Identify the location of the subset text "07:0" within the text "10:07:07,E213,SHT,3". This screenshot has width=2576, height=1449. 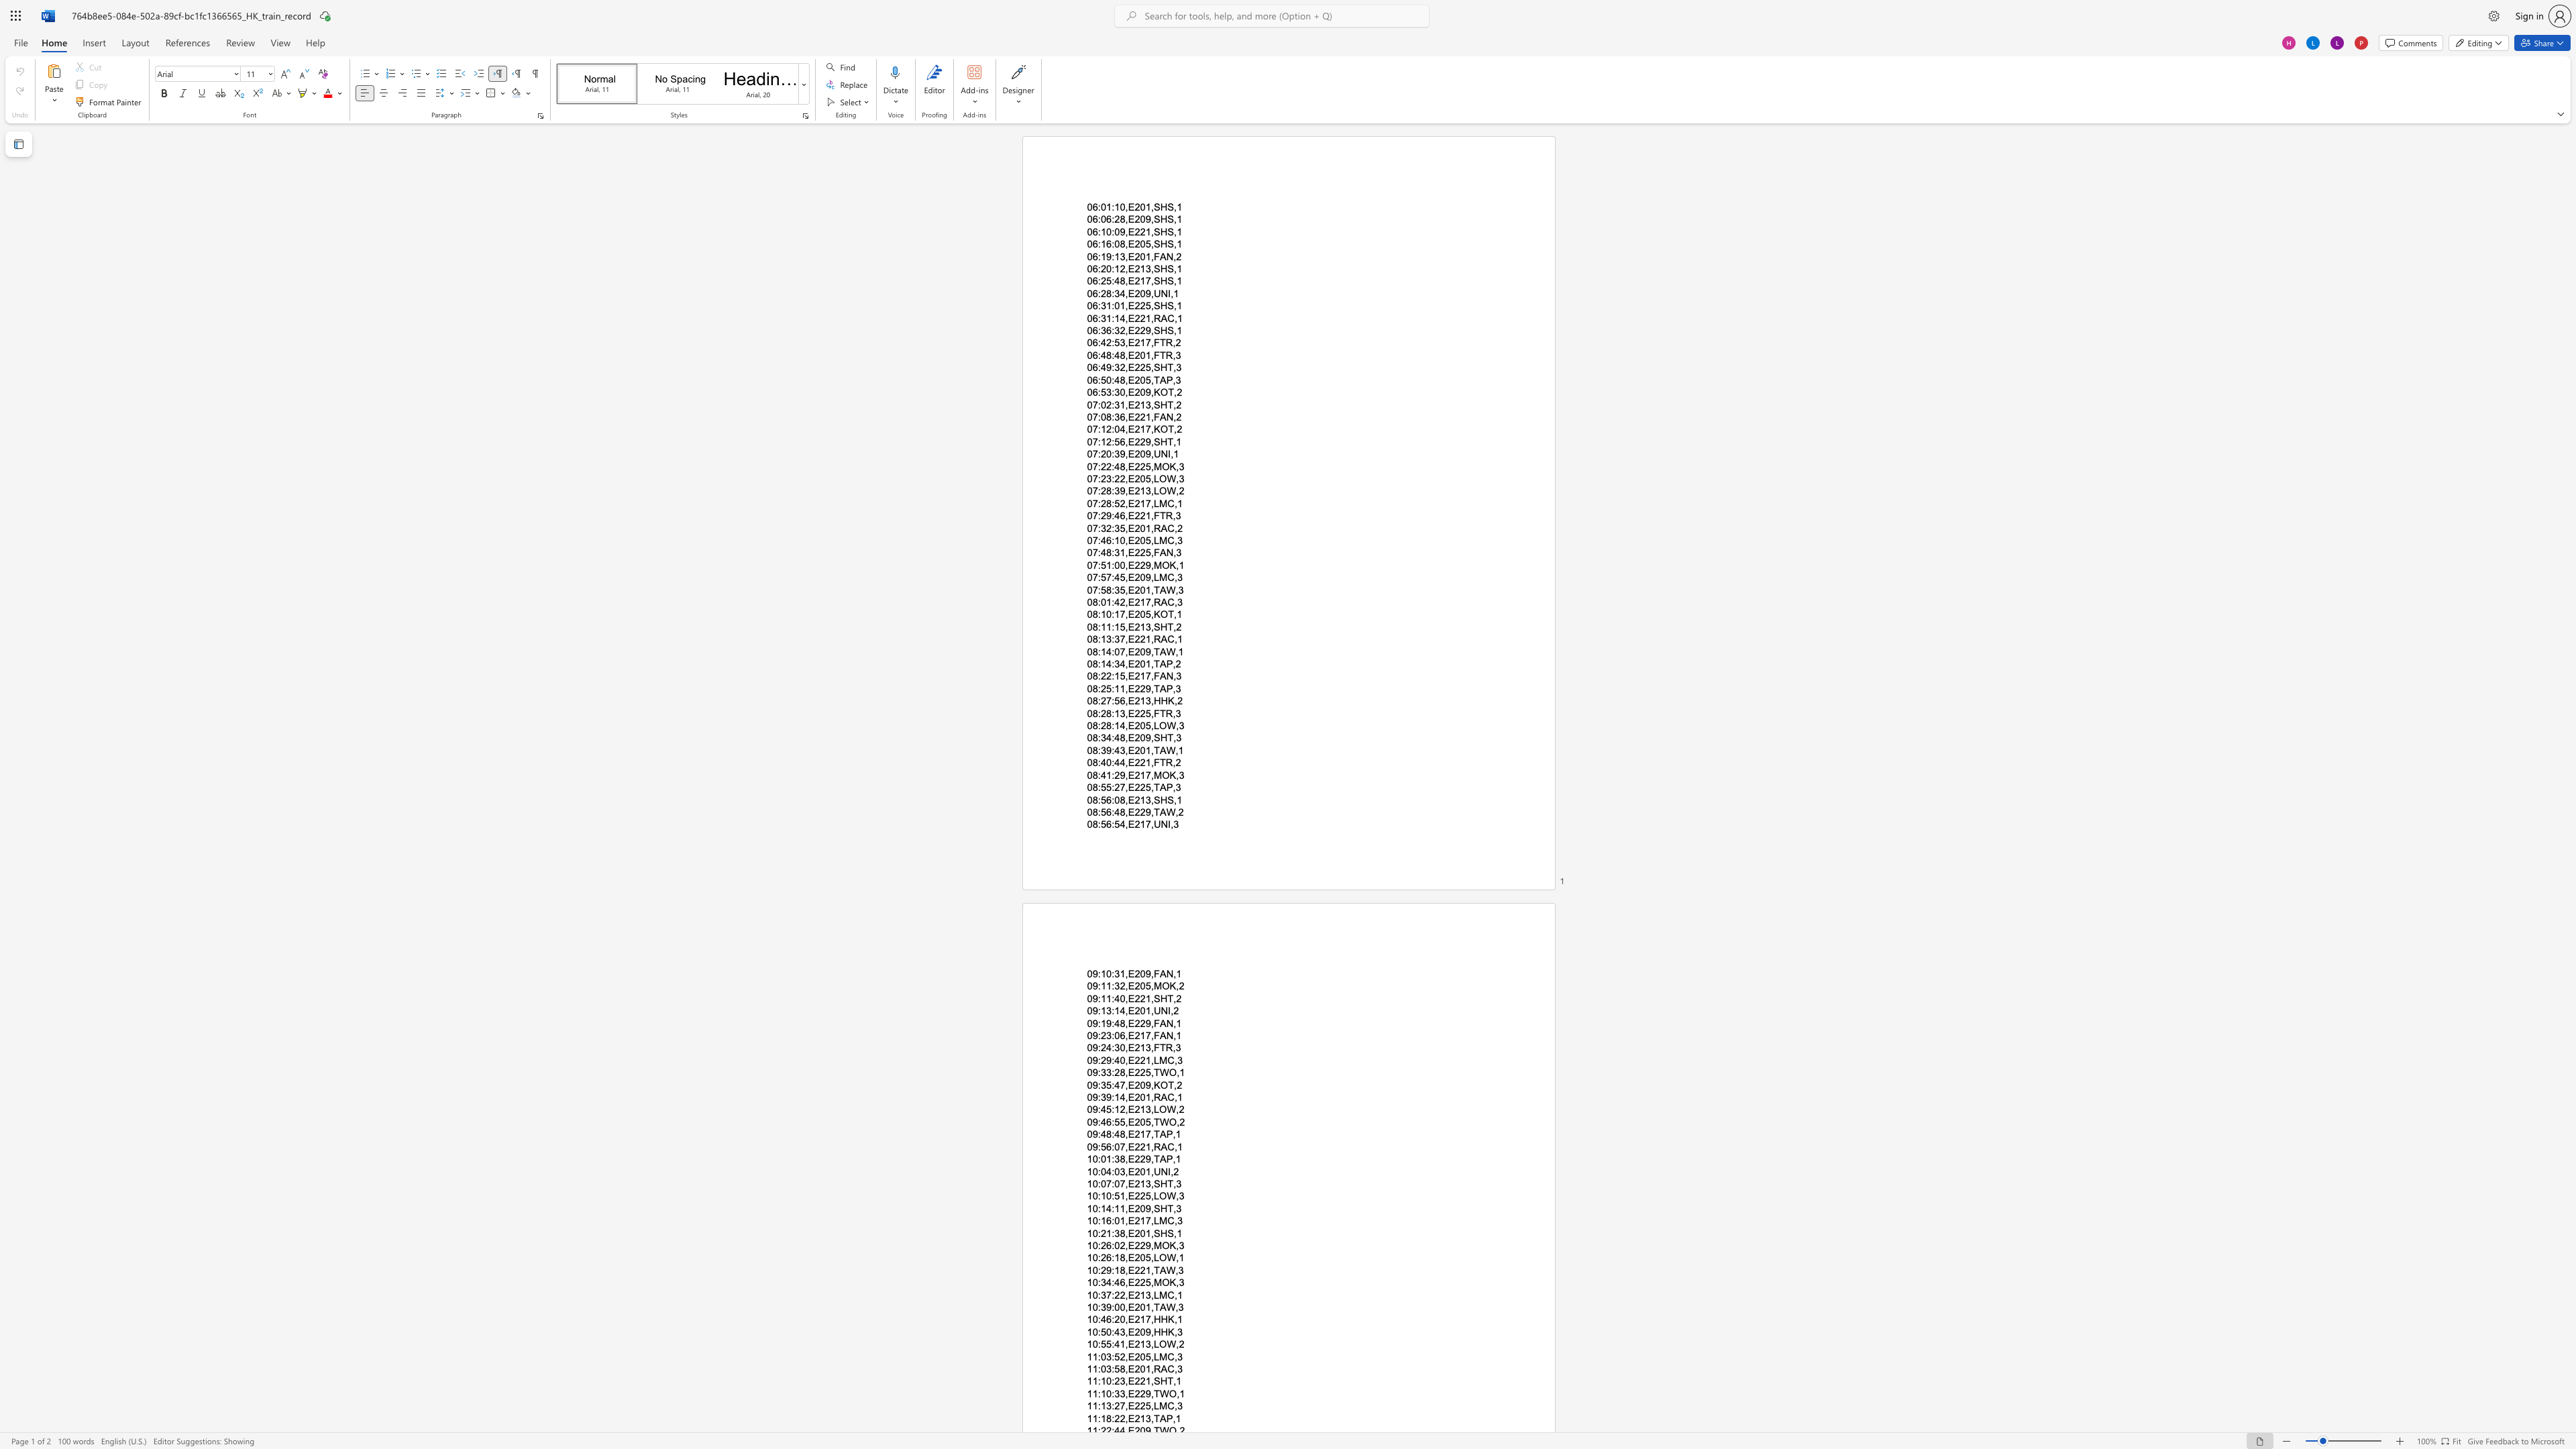
(1100, 1182).